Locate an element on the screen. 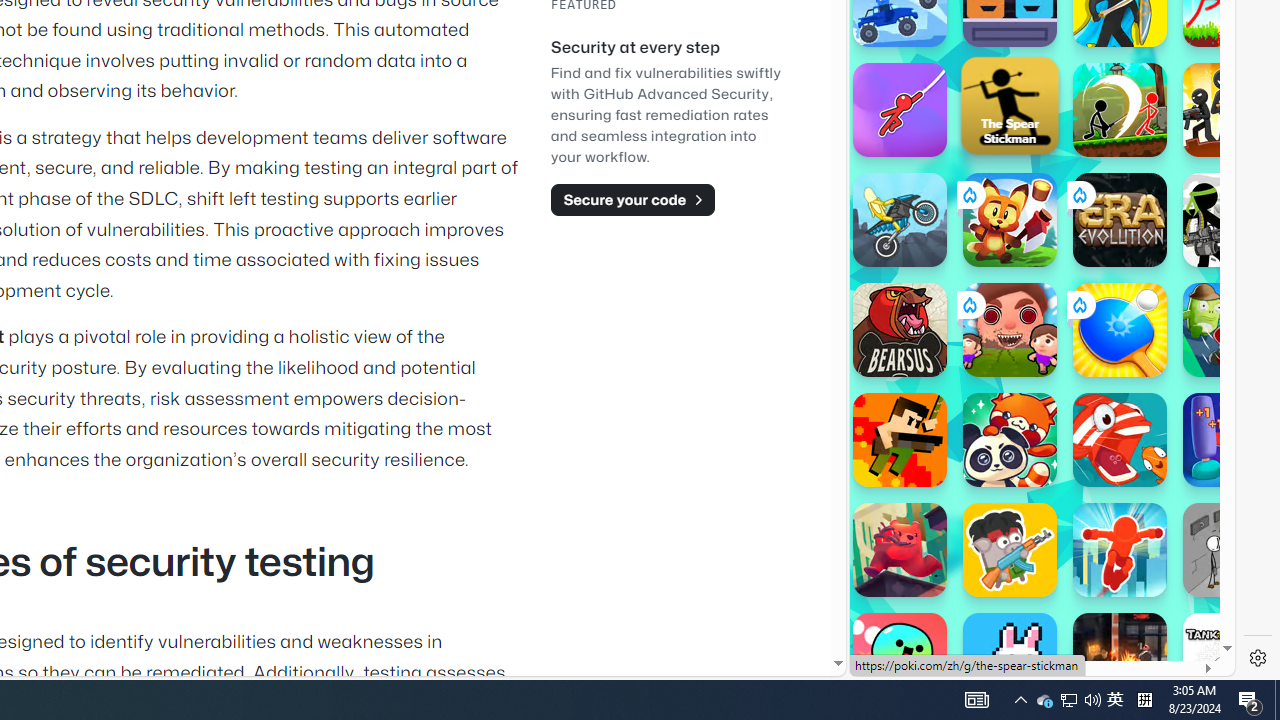 The height and width of the screenshot is (720, 1280). 'Ping Pong Go! Ping Pong Go!' is located at coordinates (1120, 329).